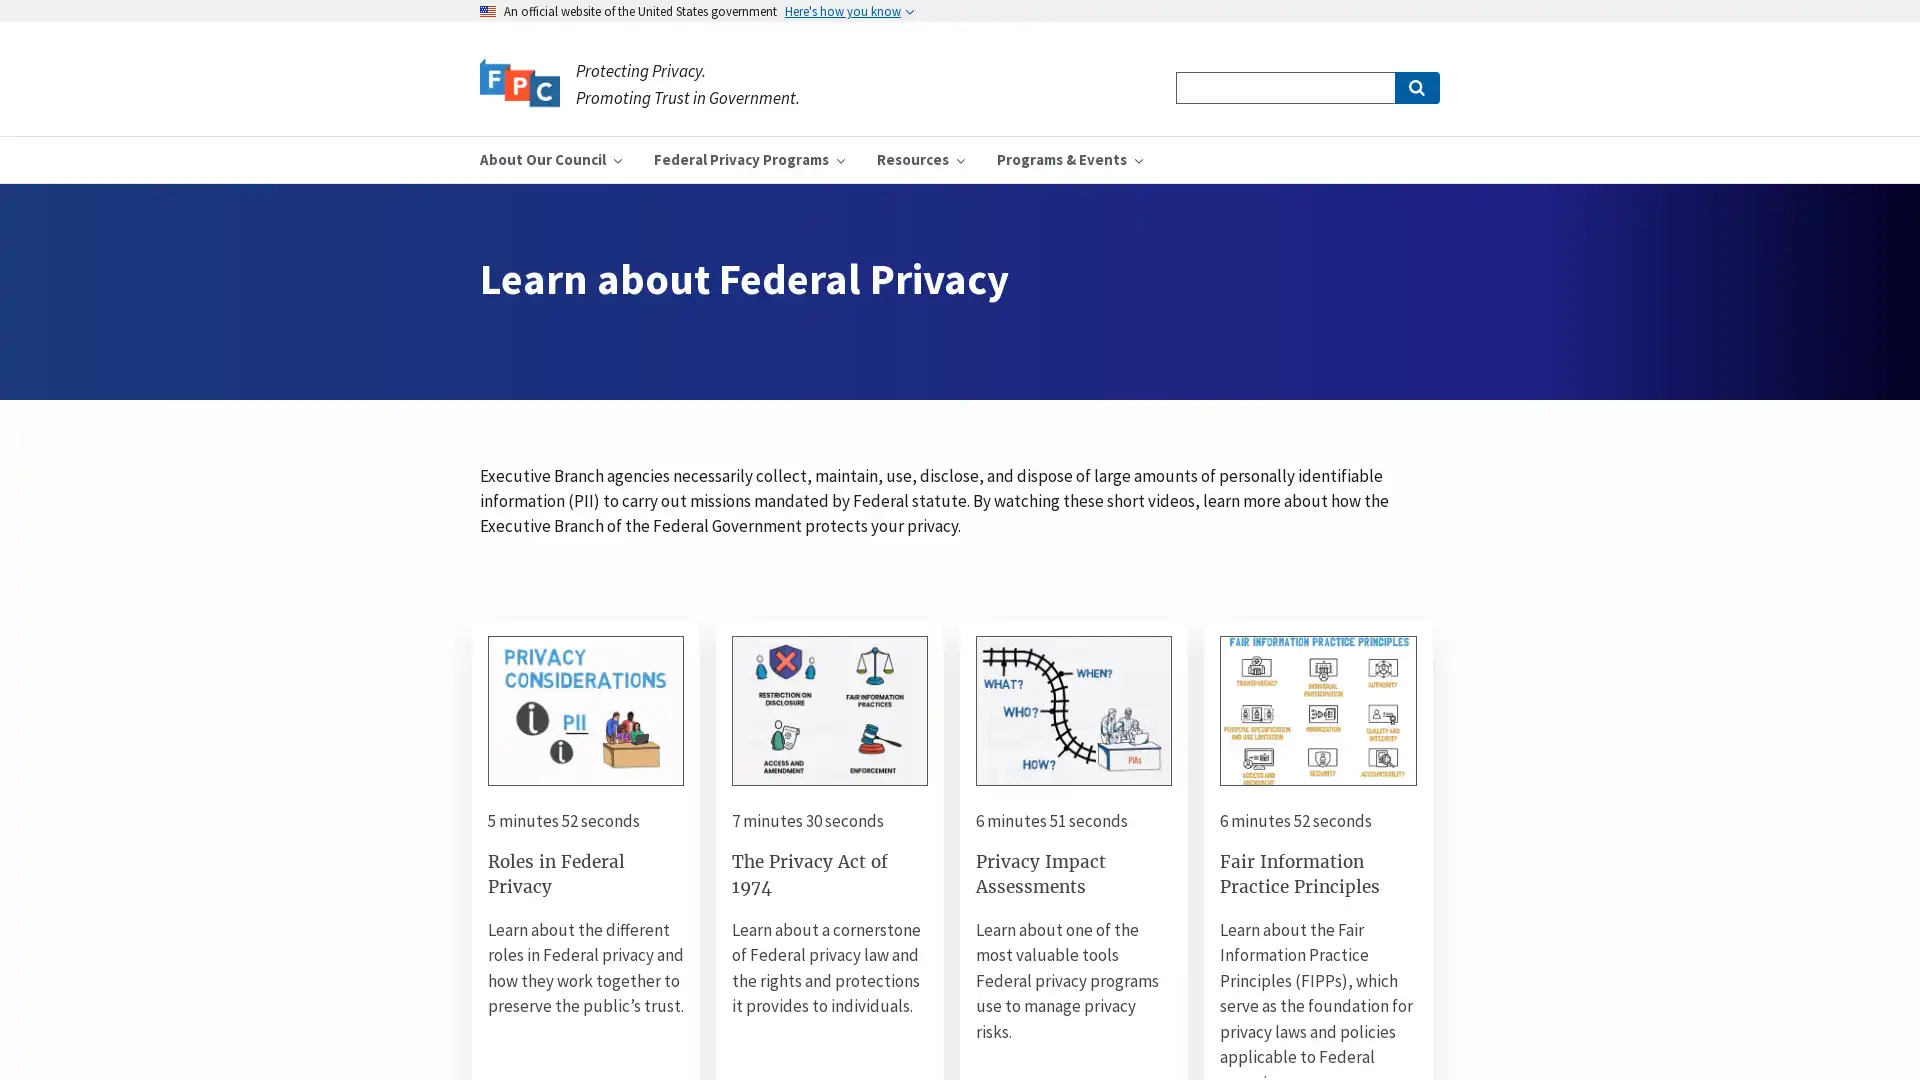  What do you see at coordinates (748, 158) in the screenshot?
I see `Federal Privacy Programs` at bounding box center [748, 158].